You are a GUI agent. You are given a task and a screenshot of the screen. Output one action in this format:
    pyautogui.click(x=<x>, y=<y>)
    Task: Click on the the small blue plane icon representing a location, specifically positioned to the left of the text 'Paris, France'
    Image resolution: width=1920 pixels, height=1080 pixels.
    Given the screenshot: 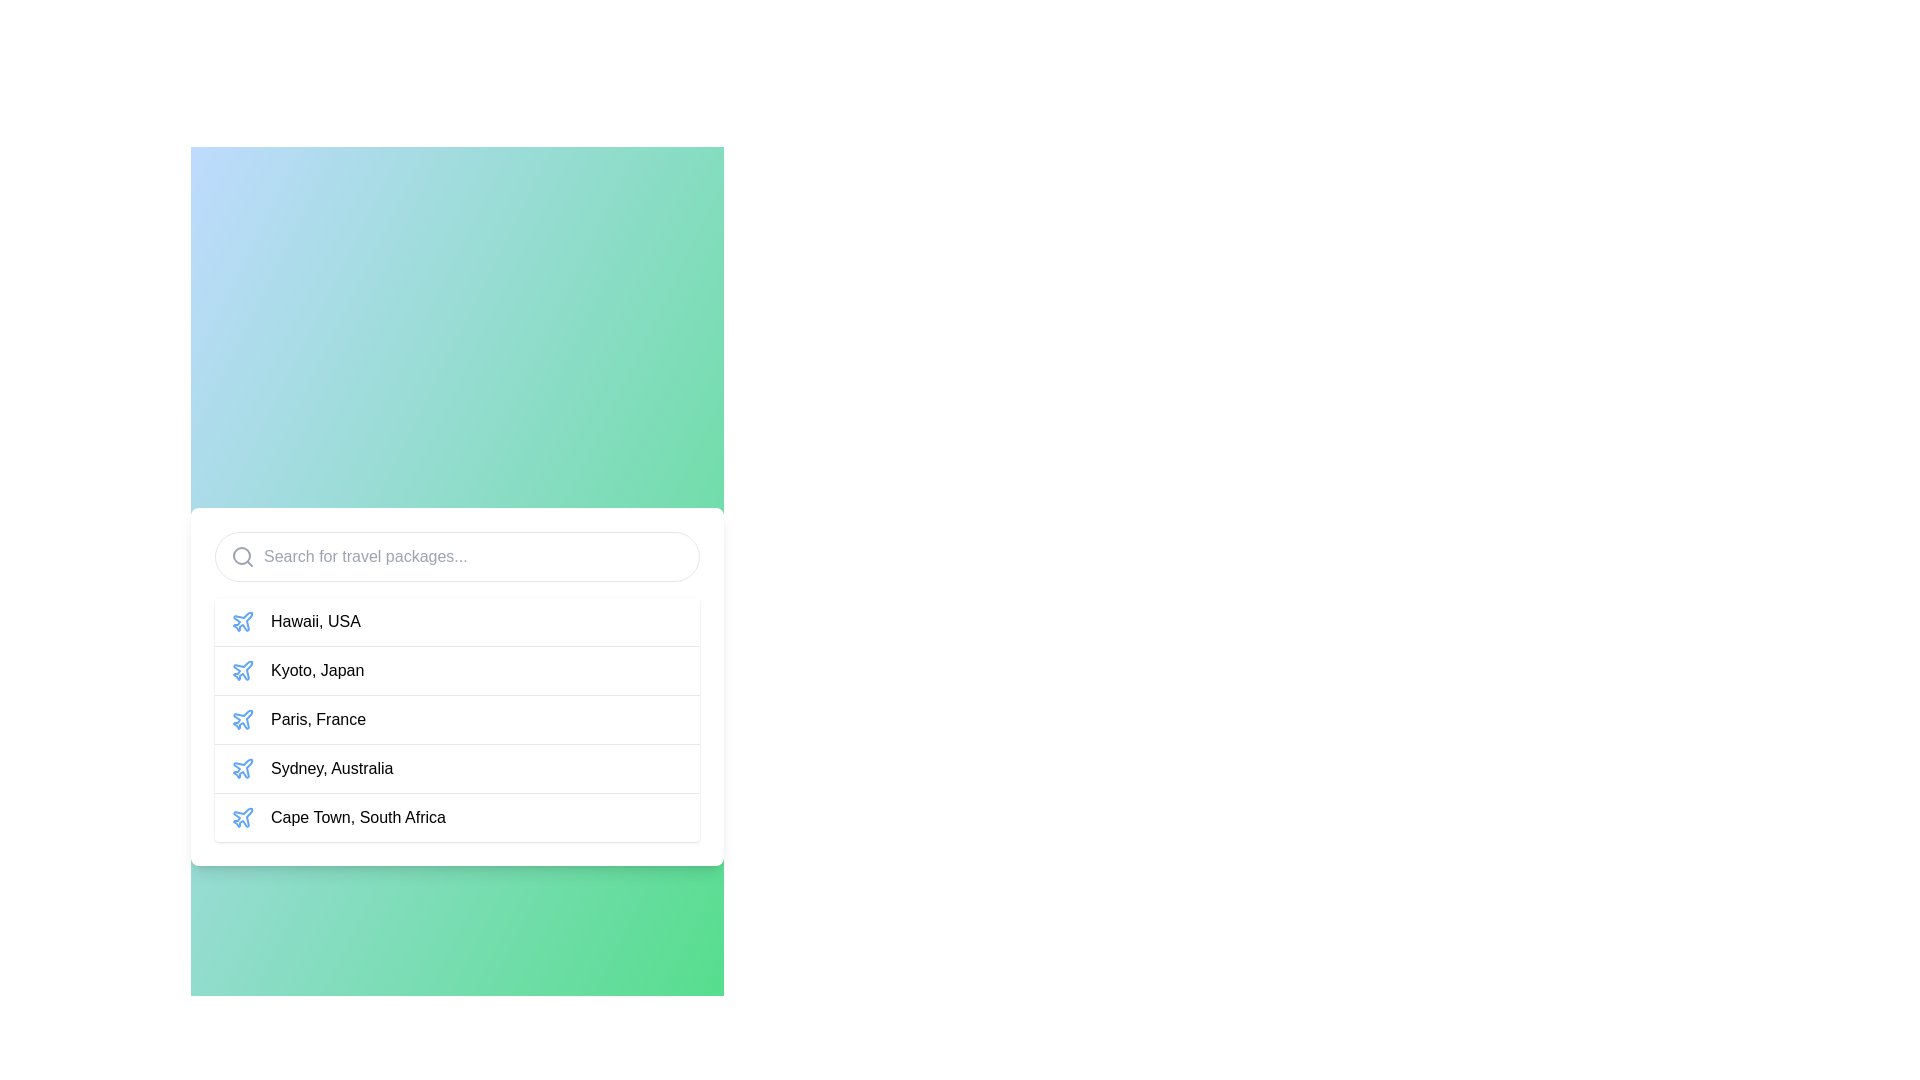 What is the action you would take?
    pyautogui.click(x=242, y=720)
    